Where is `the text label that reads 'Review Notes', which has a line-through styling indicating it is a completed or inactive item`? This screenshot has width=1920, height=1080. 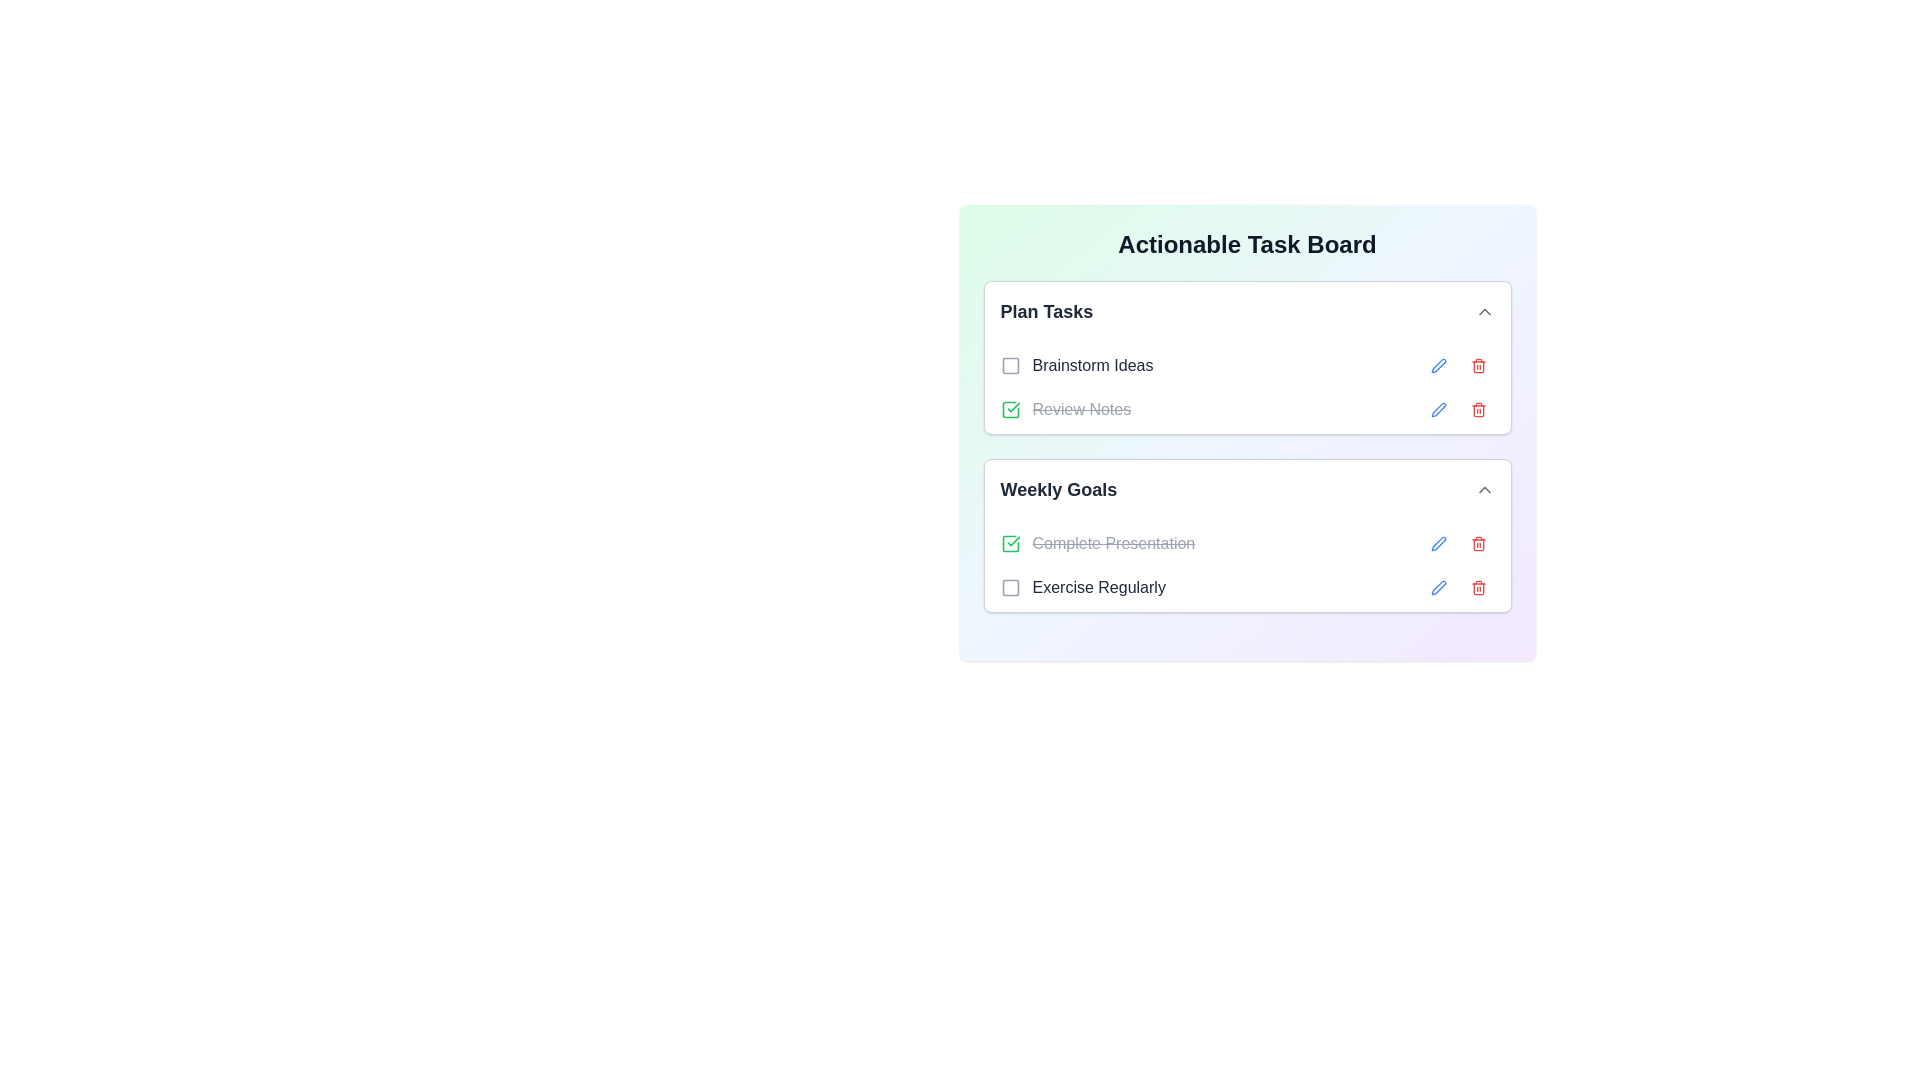
the text label that reads 'Review Notes', which has a line-through styling indicating it is a completed or inactive item is located at coordinates (1080, 408).